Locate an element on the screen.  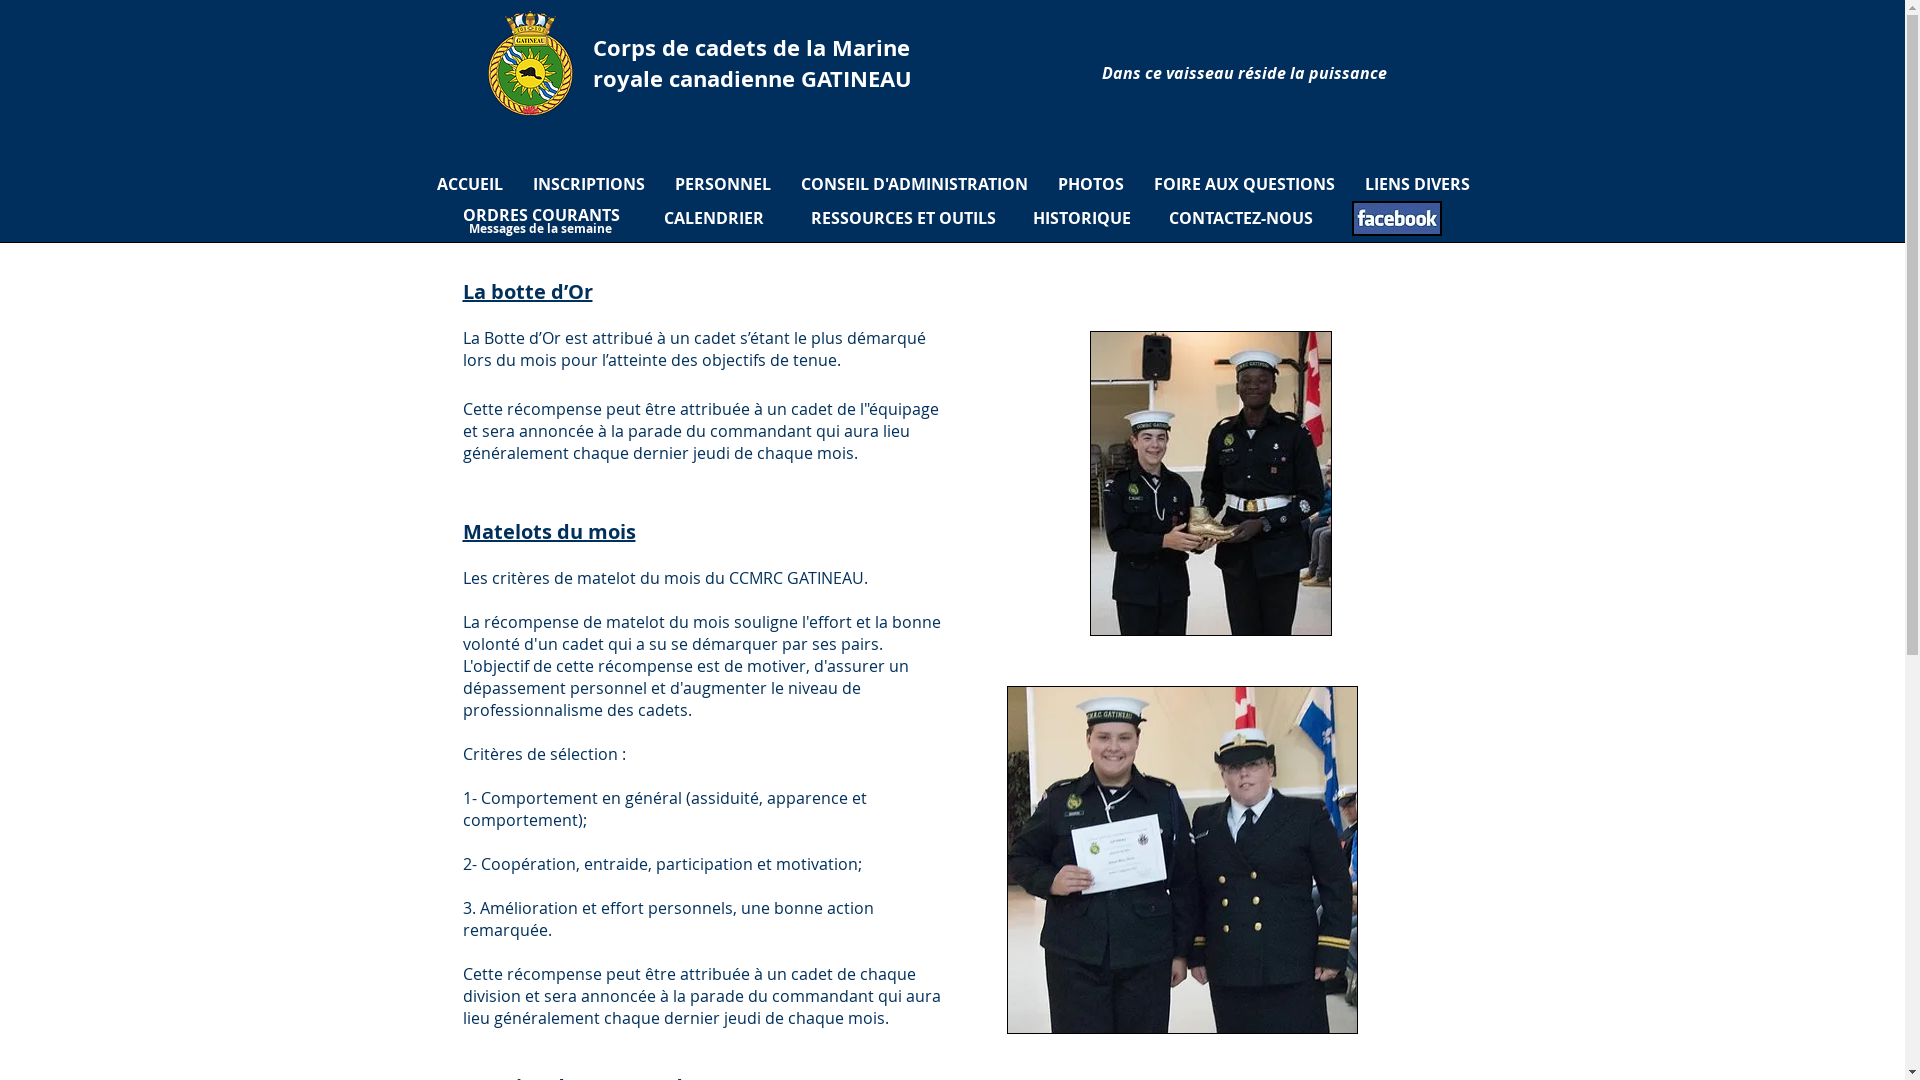
'PHOTOS' is located at coordinates (1088, 184).